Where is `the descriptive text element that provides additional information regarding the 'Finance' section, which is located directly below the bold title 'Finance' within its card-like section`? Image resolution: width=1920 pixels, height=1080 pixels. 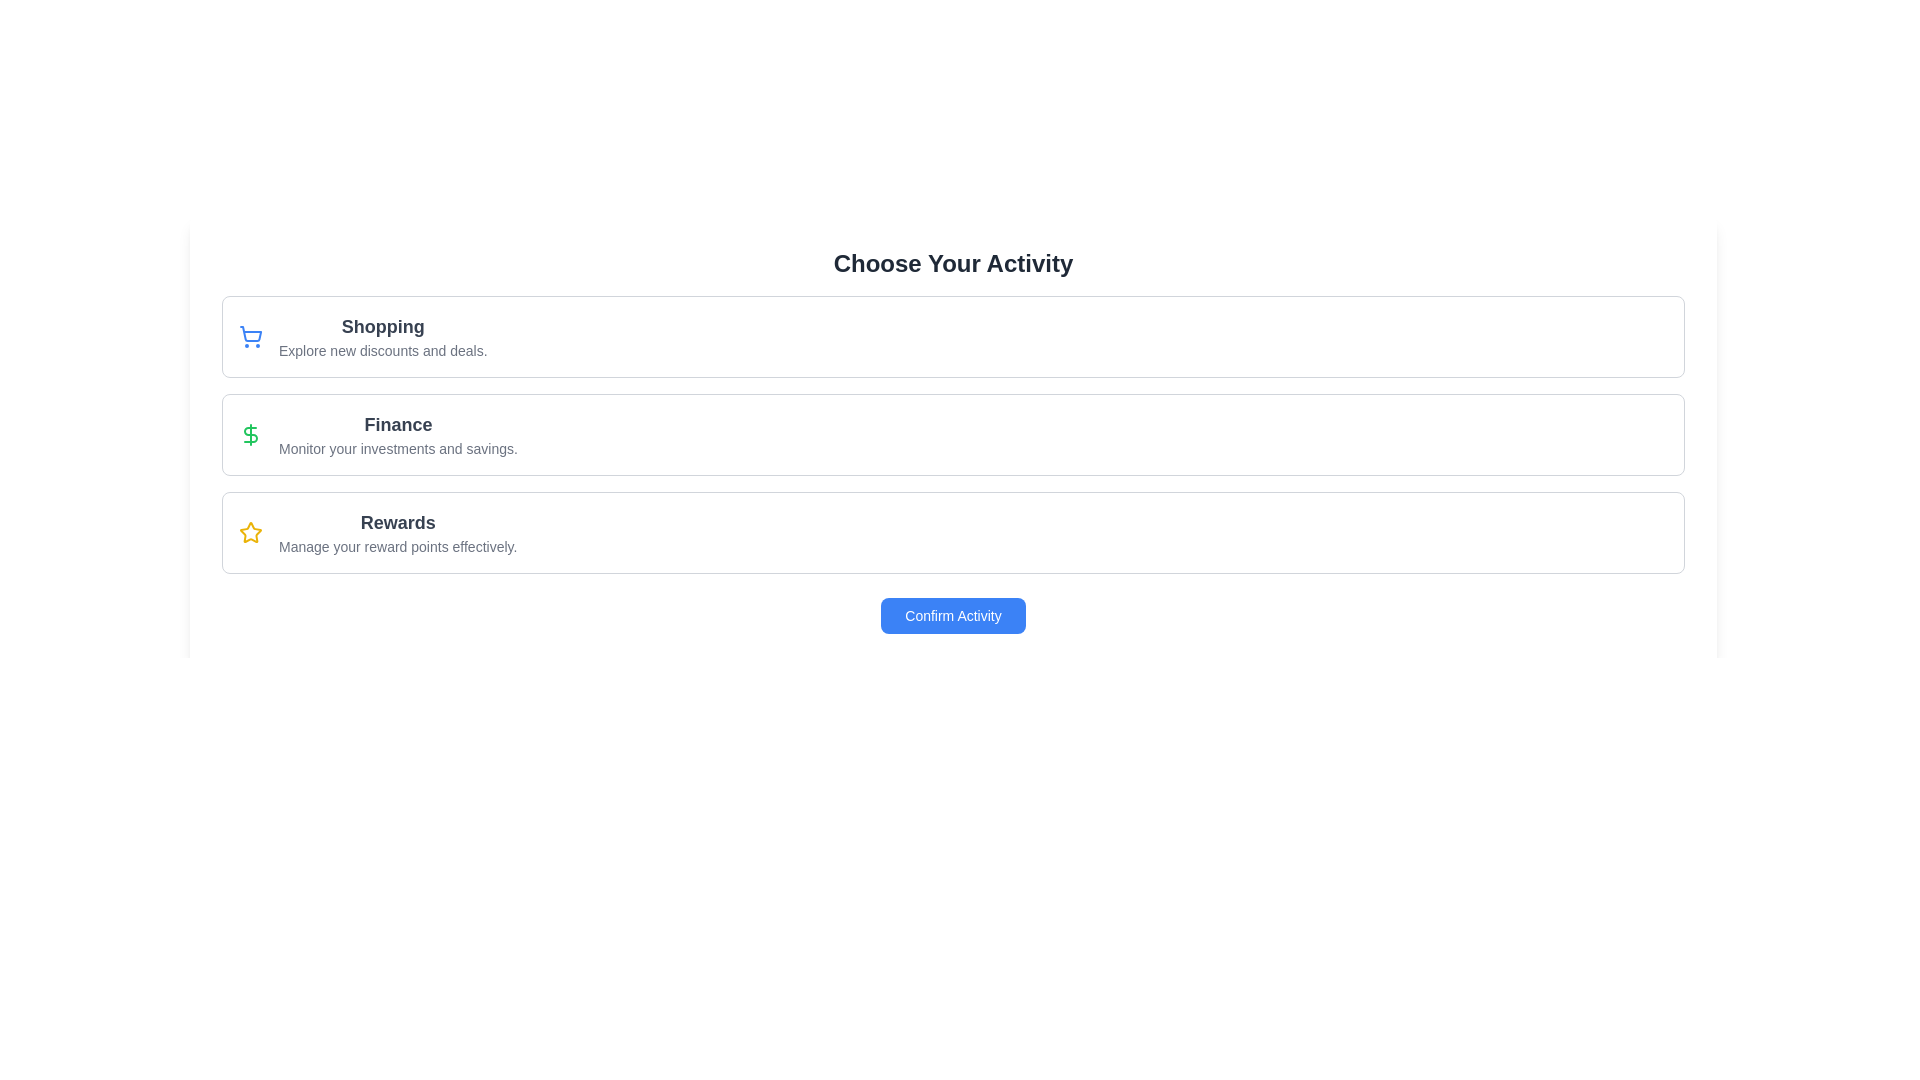
the descriptive text element that provides additional information regarding the 'Finance' section, which is located directly below the bold title 'Finance' within its card-like section is located at coordinates (398, 447).